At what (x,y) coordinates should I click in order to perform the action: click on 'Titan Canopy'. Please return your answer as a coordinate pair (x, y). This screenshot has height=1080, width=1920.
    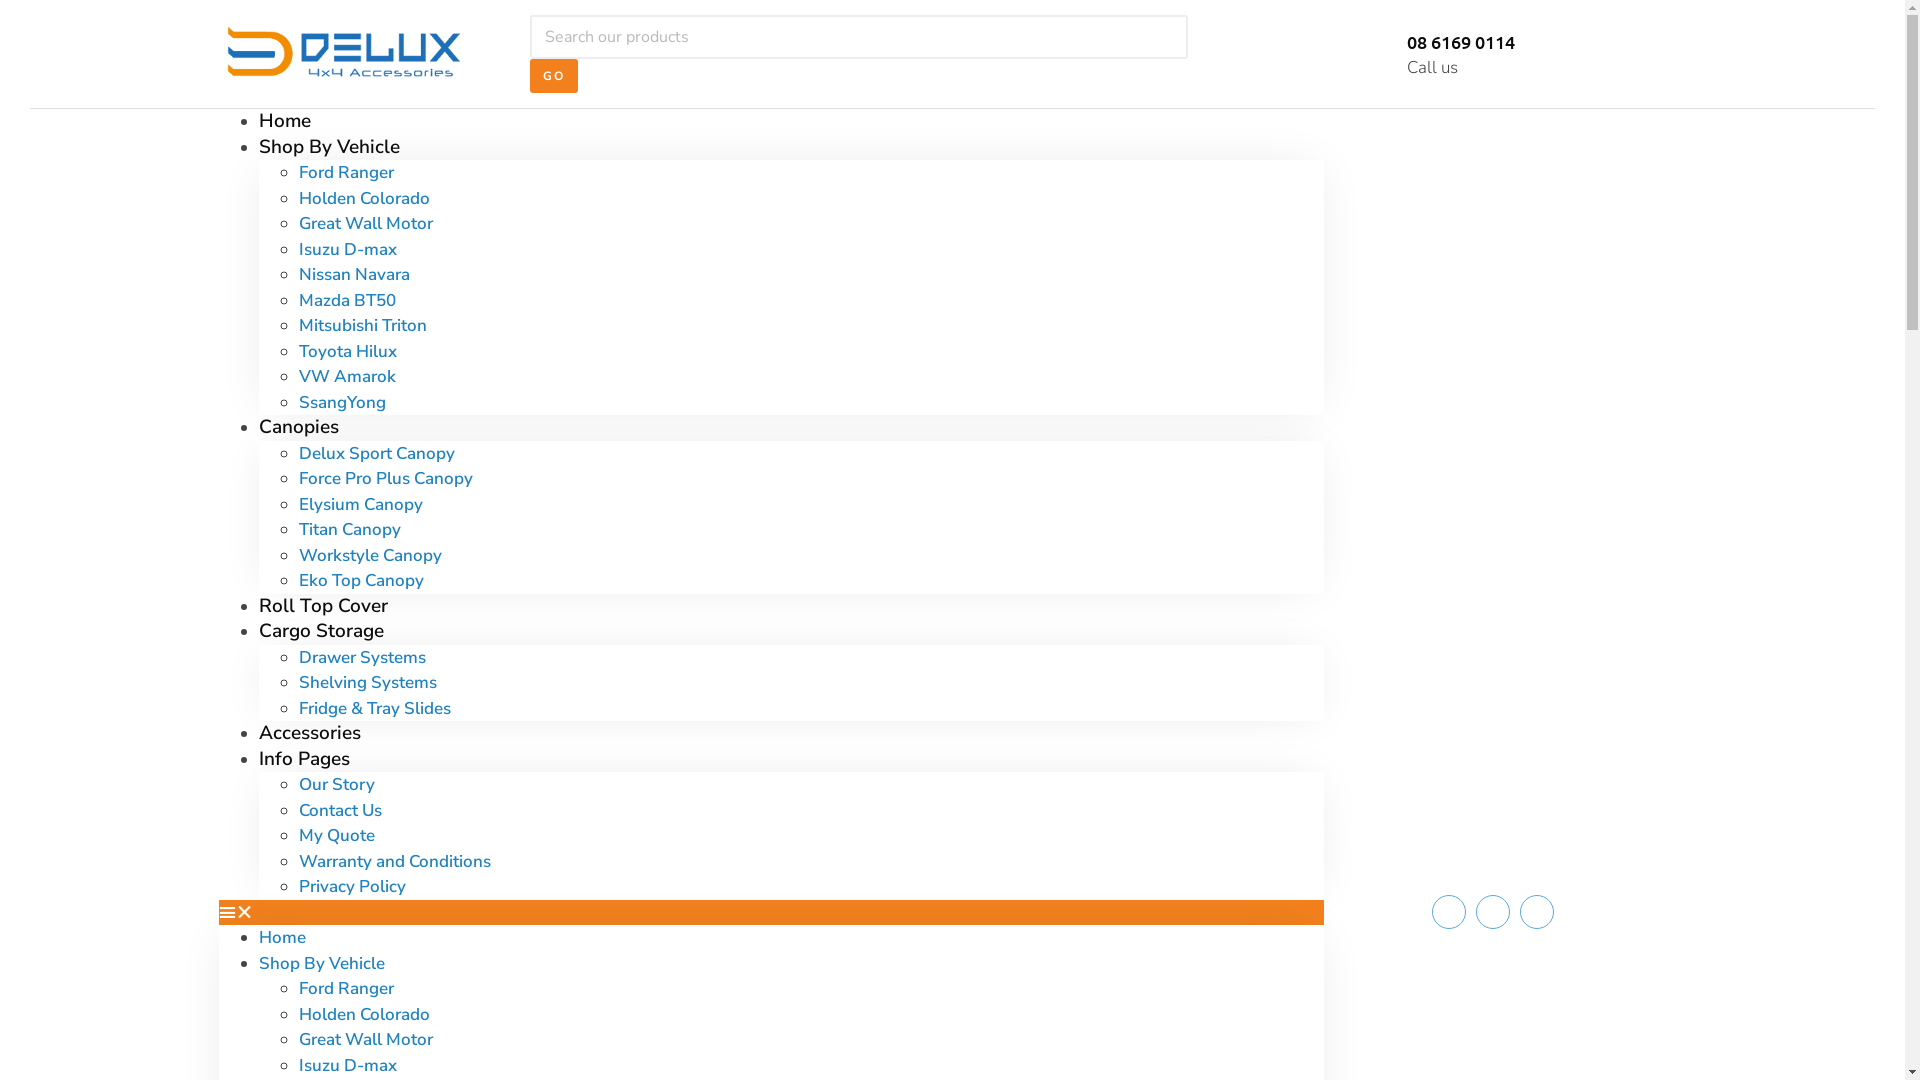
    Looking at the image, I should click on (349, 528).